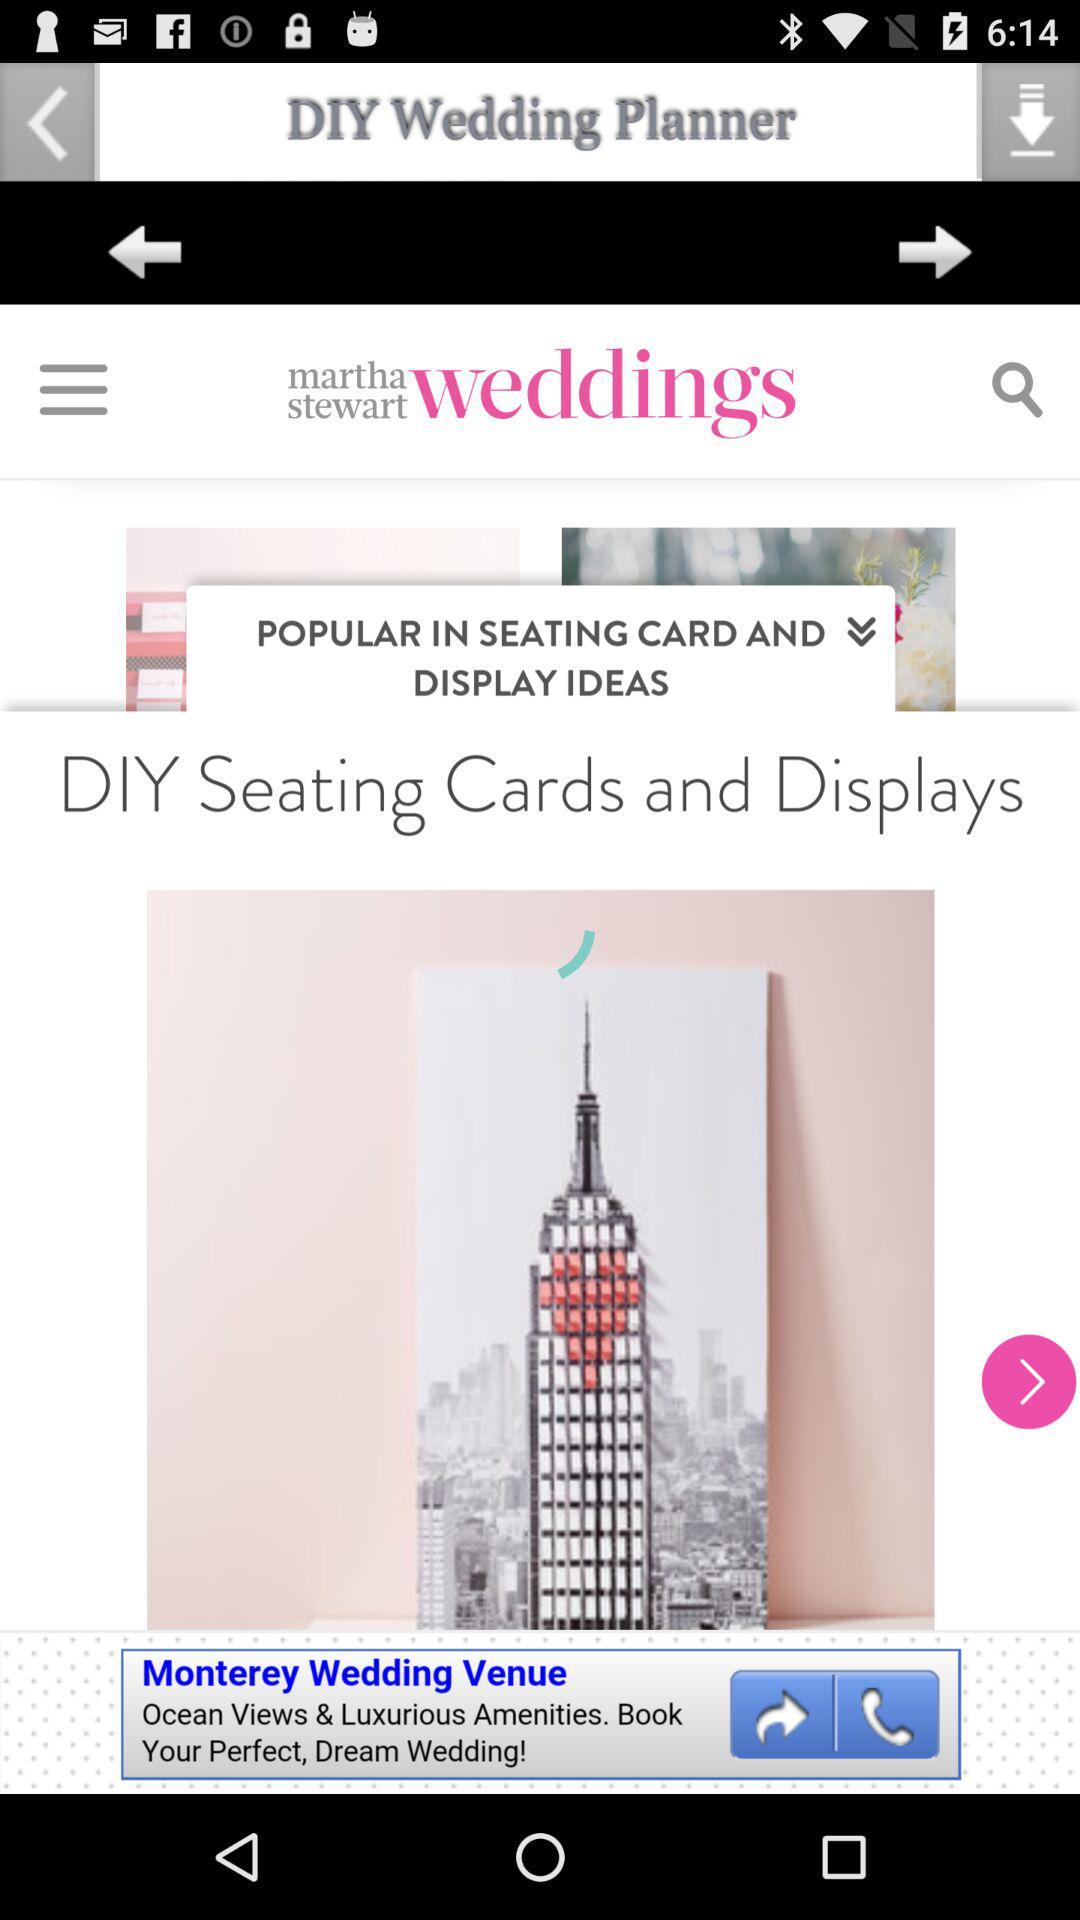  I want to click on the arrow_forward icon, so click(935, 270).